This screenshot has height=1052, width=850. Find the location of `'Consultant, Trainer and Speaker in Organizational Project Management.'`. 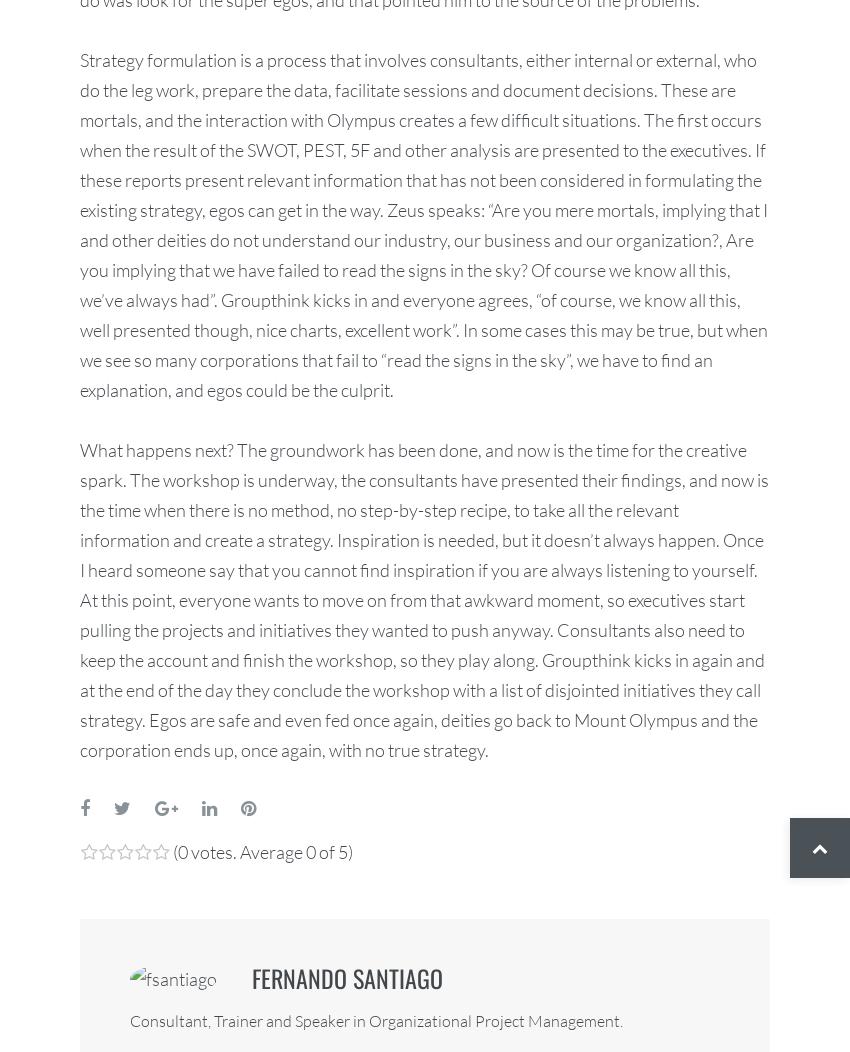

'Consultant, Trainer and Speaker in Organizational Project Management.' is located at coordinates (375, 1019).